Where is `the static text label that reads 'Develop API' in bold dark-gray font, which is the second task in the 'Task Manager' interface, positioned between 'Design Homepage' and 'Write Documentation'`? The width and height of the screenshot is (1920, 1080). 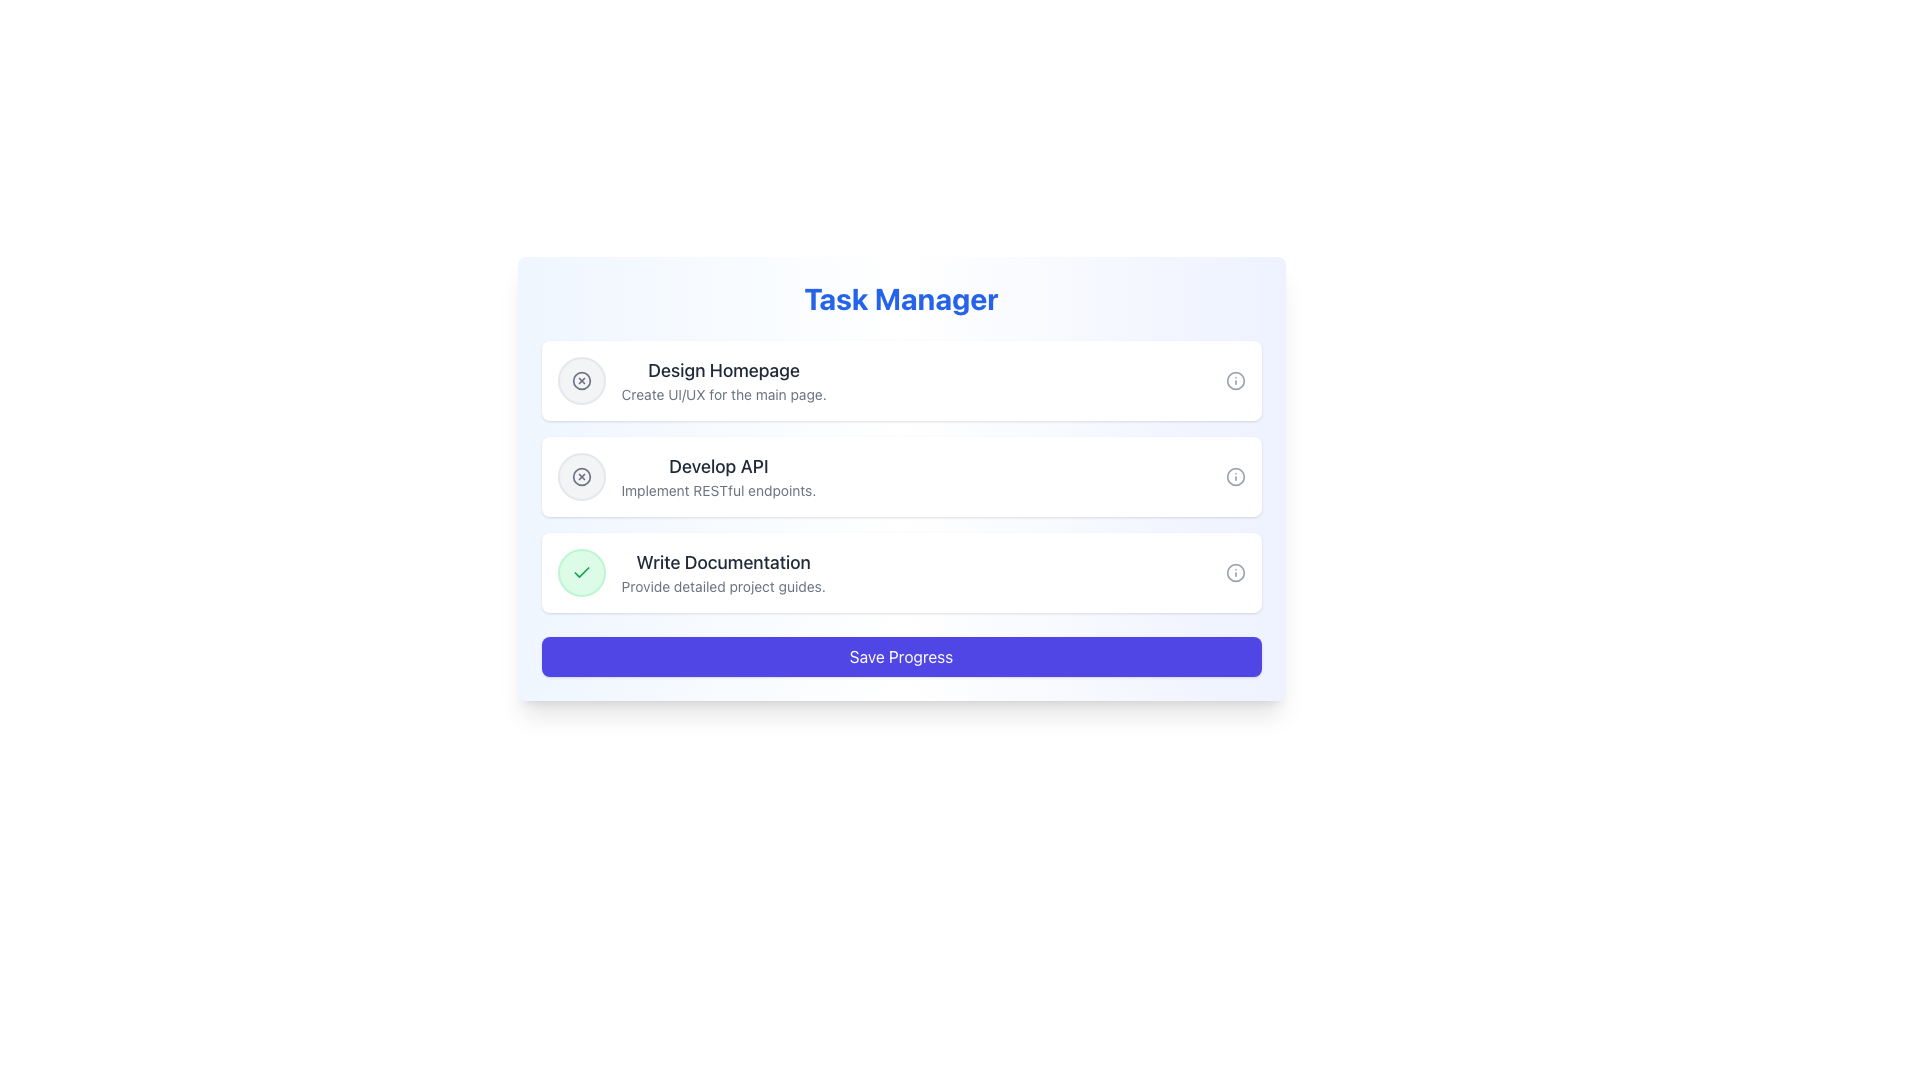
the static text label that reads 'Develop API' in bold dark-gray font, which is the second task in the 'Task Manager' interface, positioned between 'Design Homepage' and 'Write Documentation' is located at coordinates (718, 477).